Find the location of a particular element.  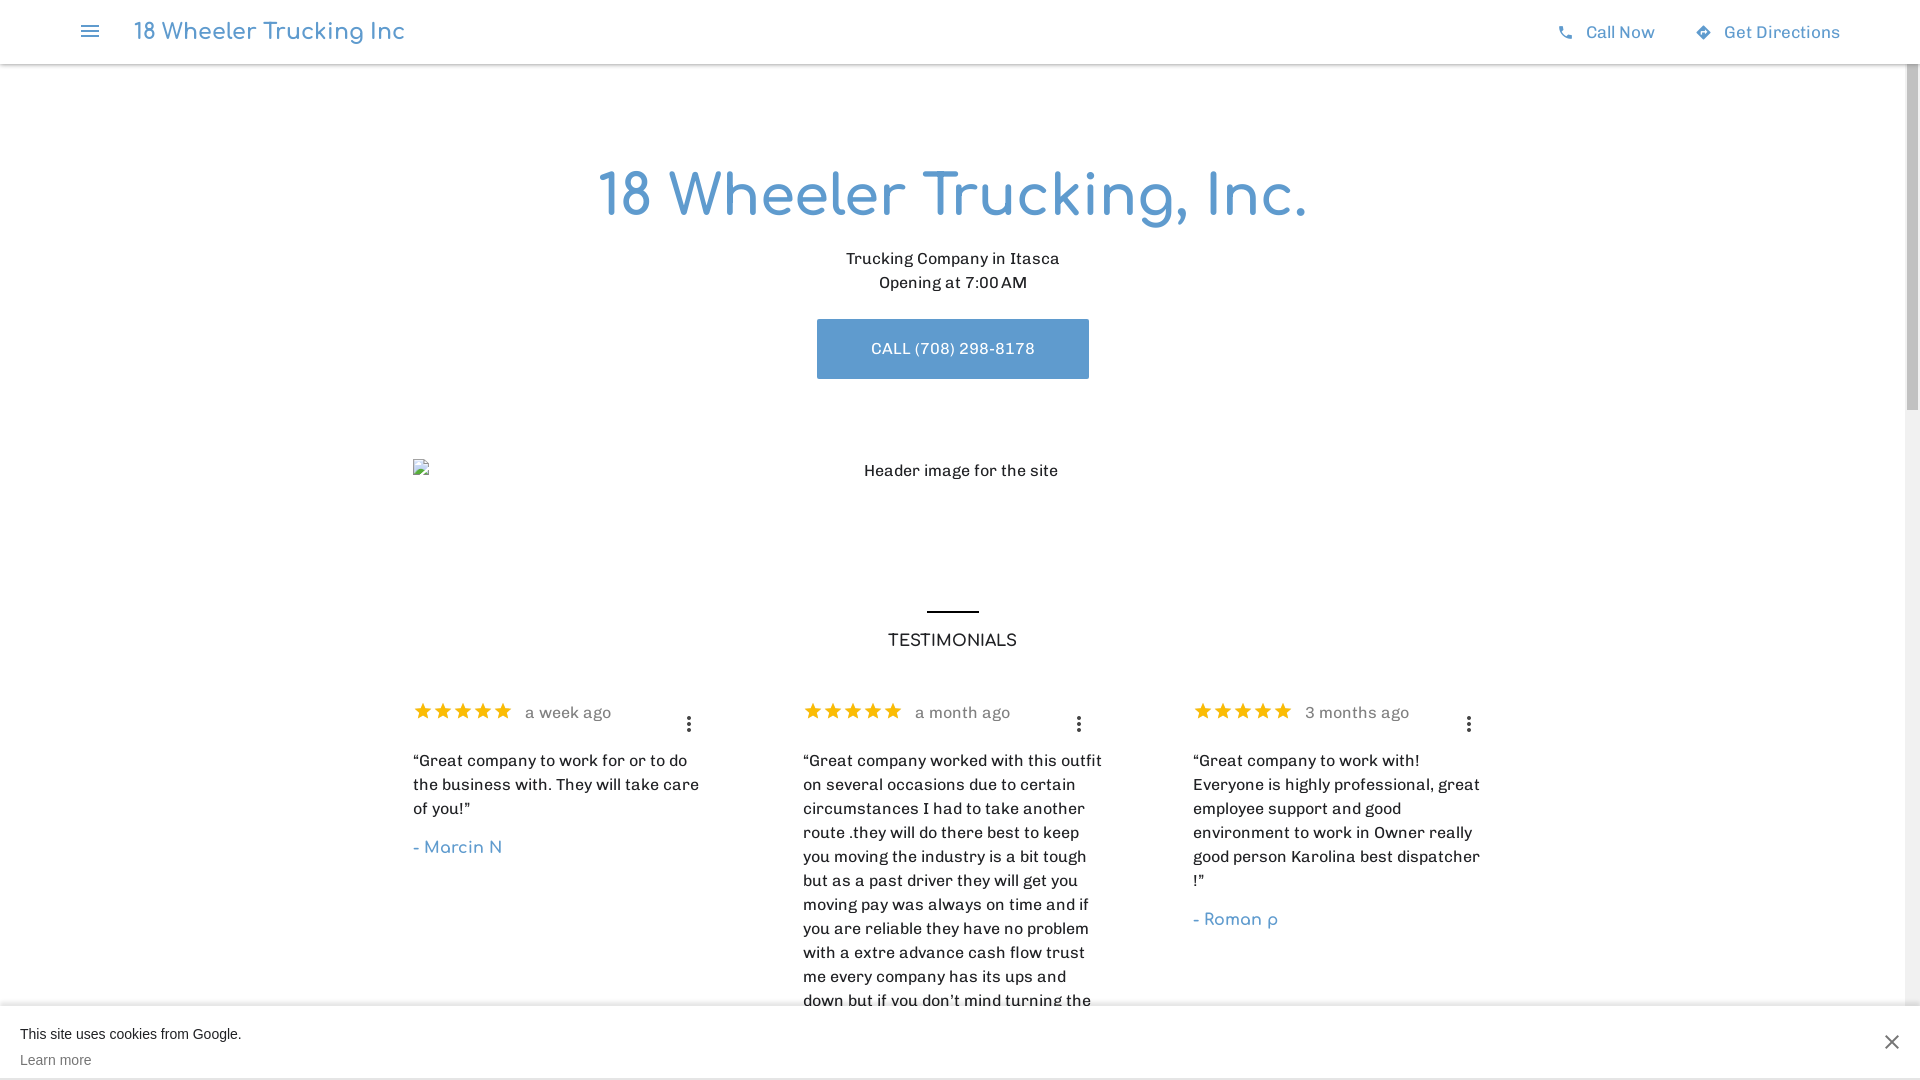

'CALL (708) 298-8178' is located at coordinates (950, 347).